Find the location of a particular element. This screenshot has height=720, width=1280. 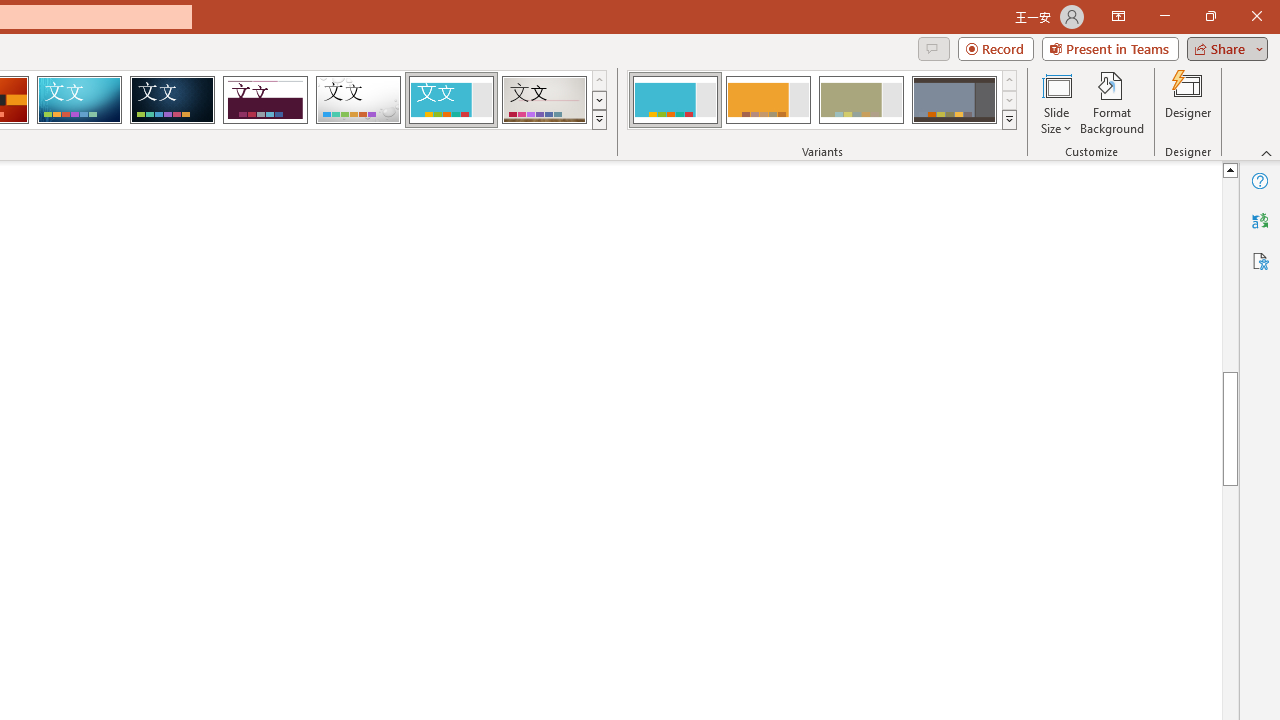

'Frame Variant 2' is located at coordinates (767, 100).